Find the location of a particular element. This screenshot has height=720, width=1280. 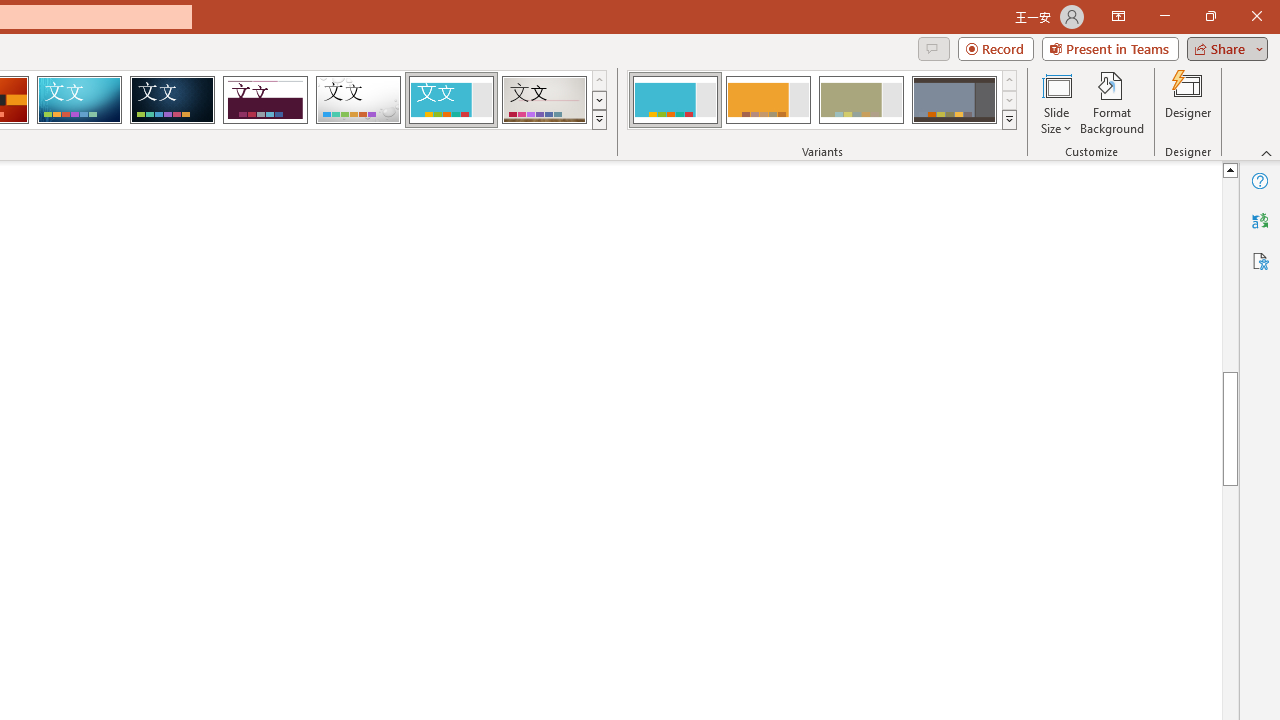

'Frame Variant 2' is located at coordinates (767, 100).